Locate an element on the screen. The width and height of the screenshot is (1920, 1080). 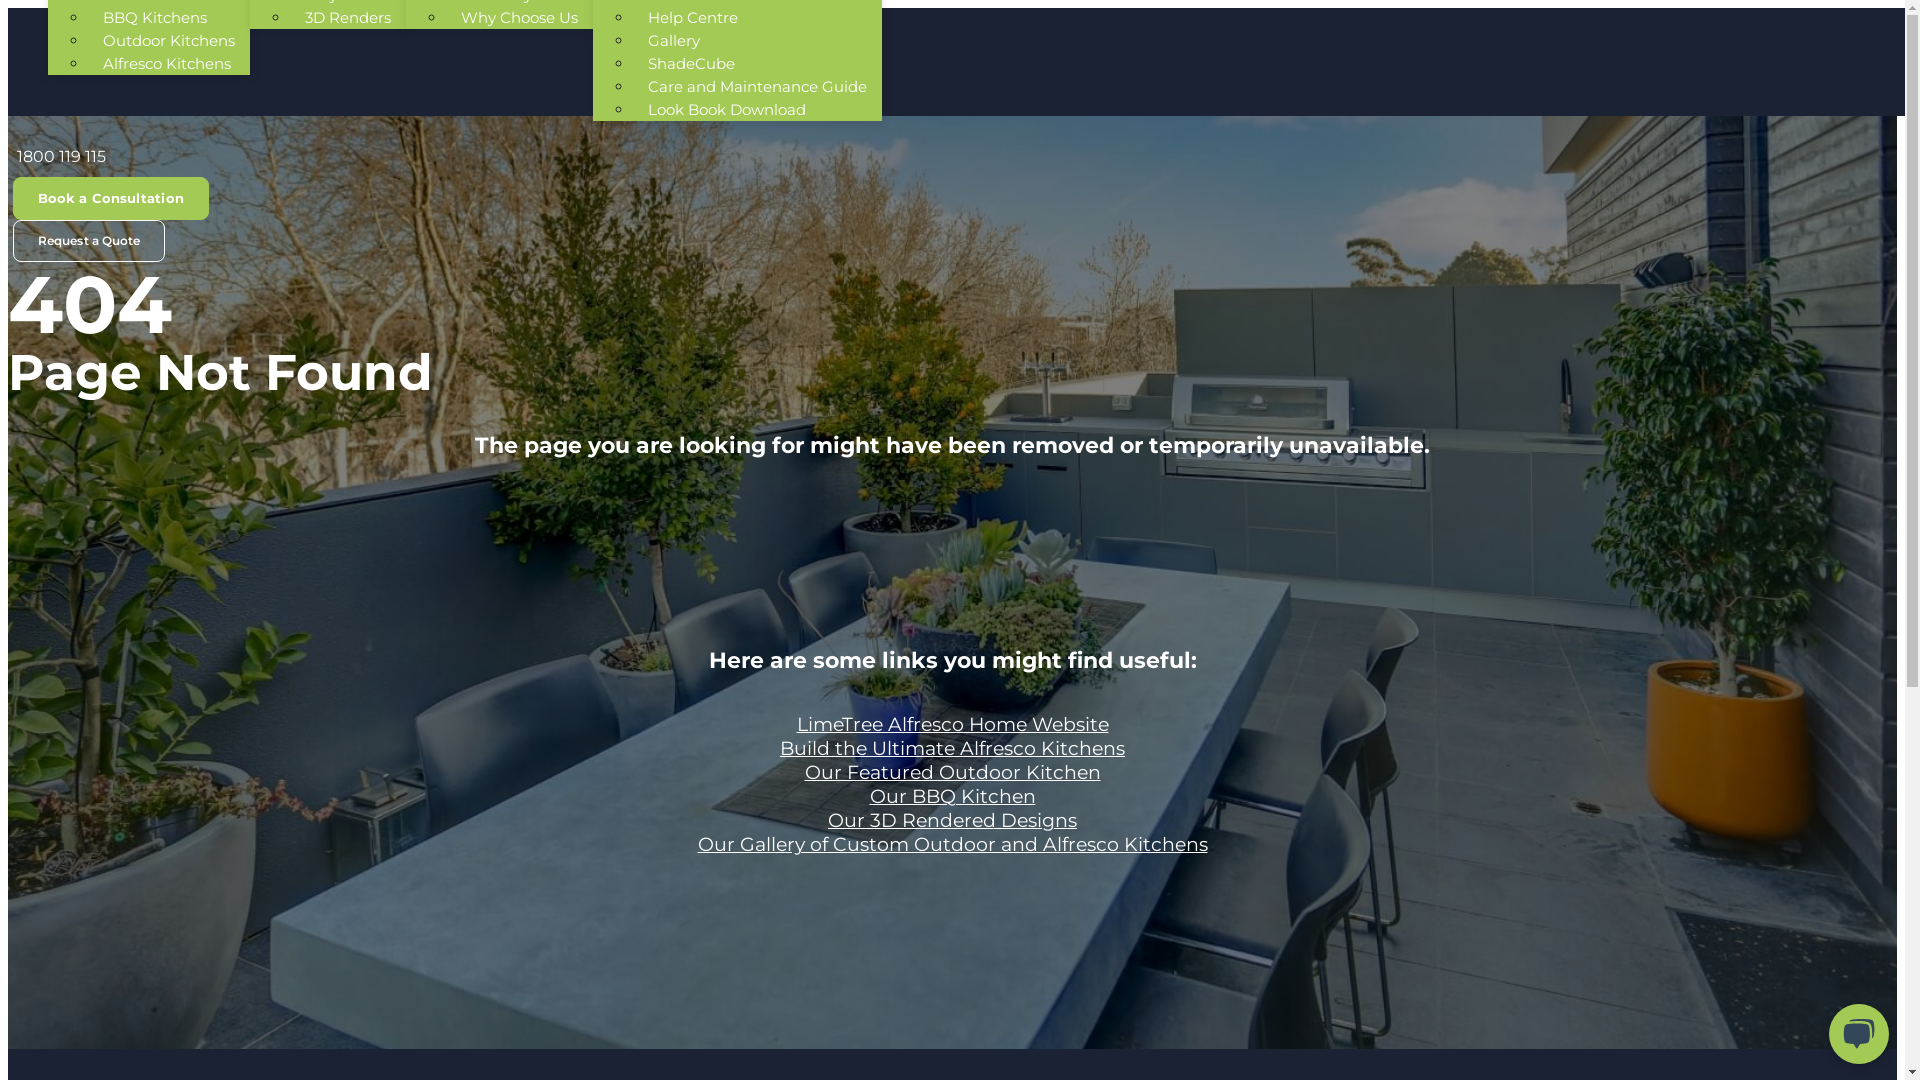
'Request a Quote' is located at coordinates (88, 239).